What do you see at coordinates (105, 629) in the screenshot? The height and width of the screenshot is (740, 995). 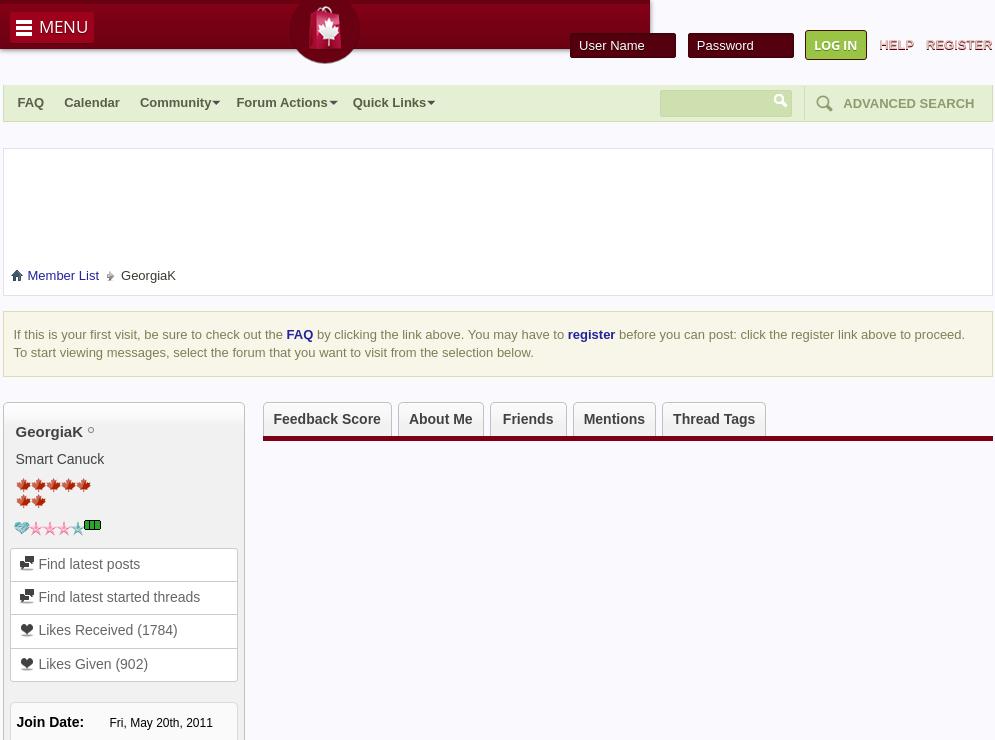 I see `'Likes Received (1784)'` at bounding box center [105, 629].